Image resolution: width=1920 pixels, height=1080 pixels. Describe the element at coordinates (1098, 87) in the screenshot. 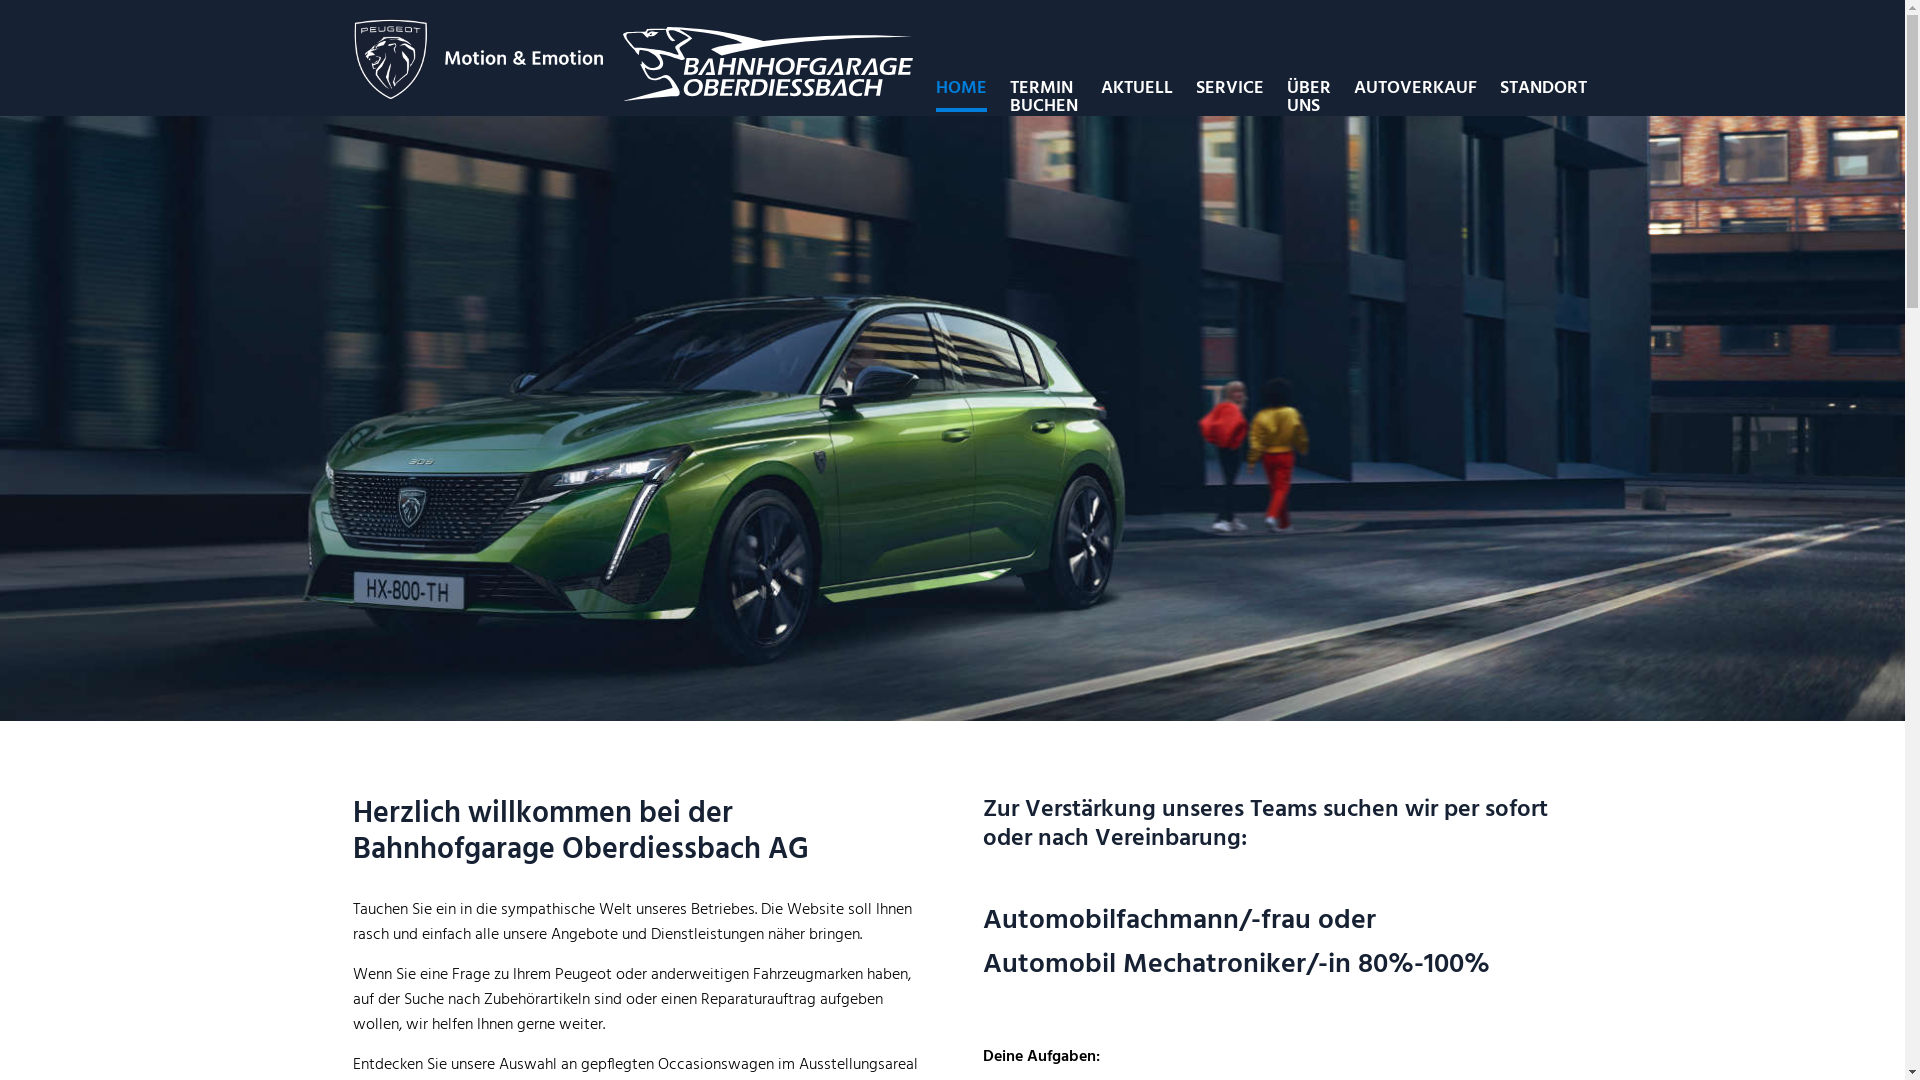

I see `'AKTUELL'` at that location.